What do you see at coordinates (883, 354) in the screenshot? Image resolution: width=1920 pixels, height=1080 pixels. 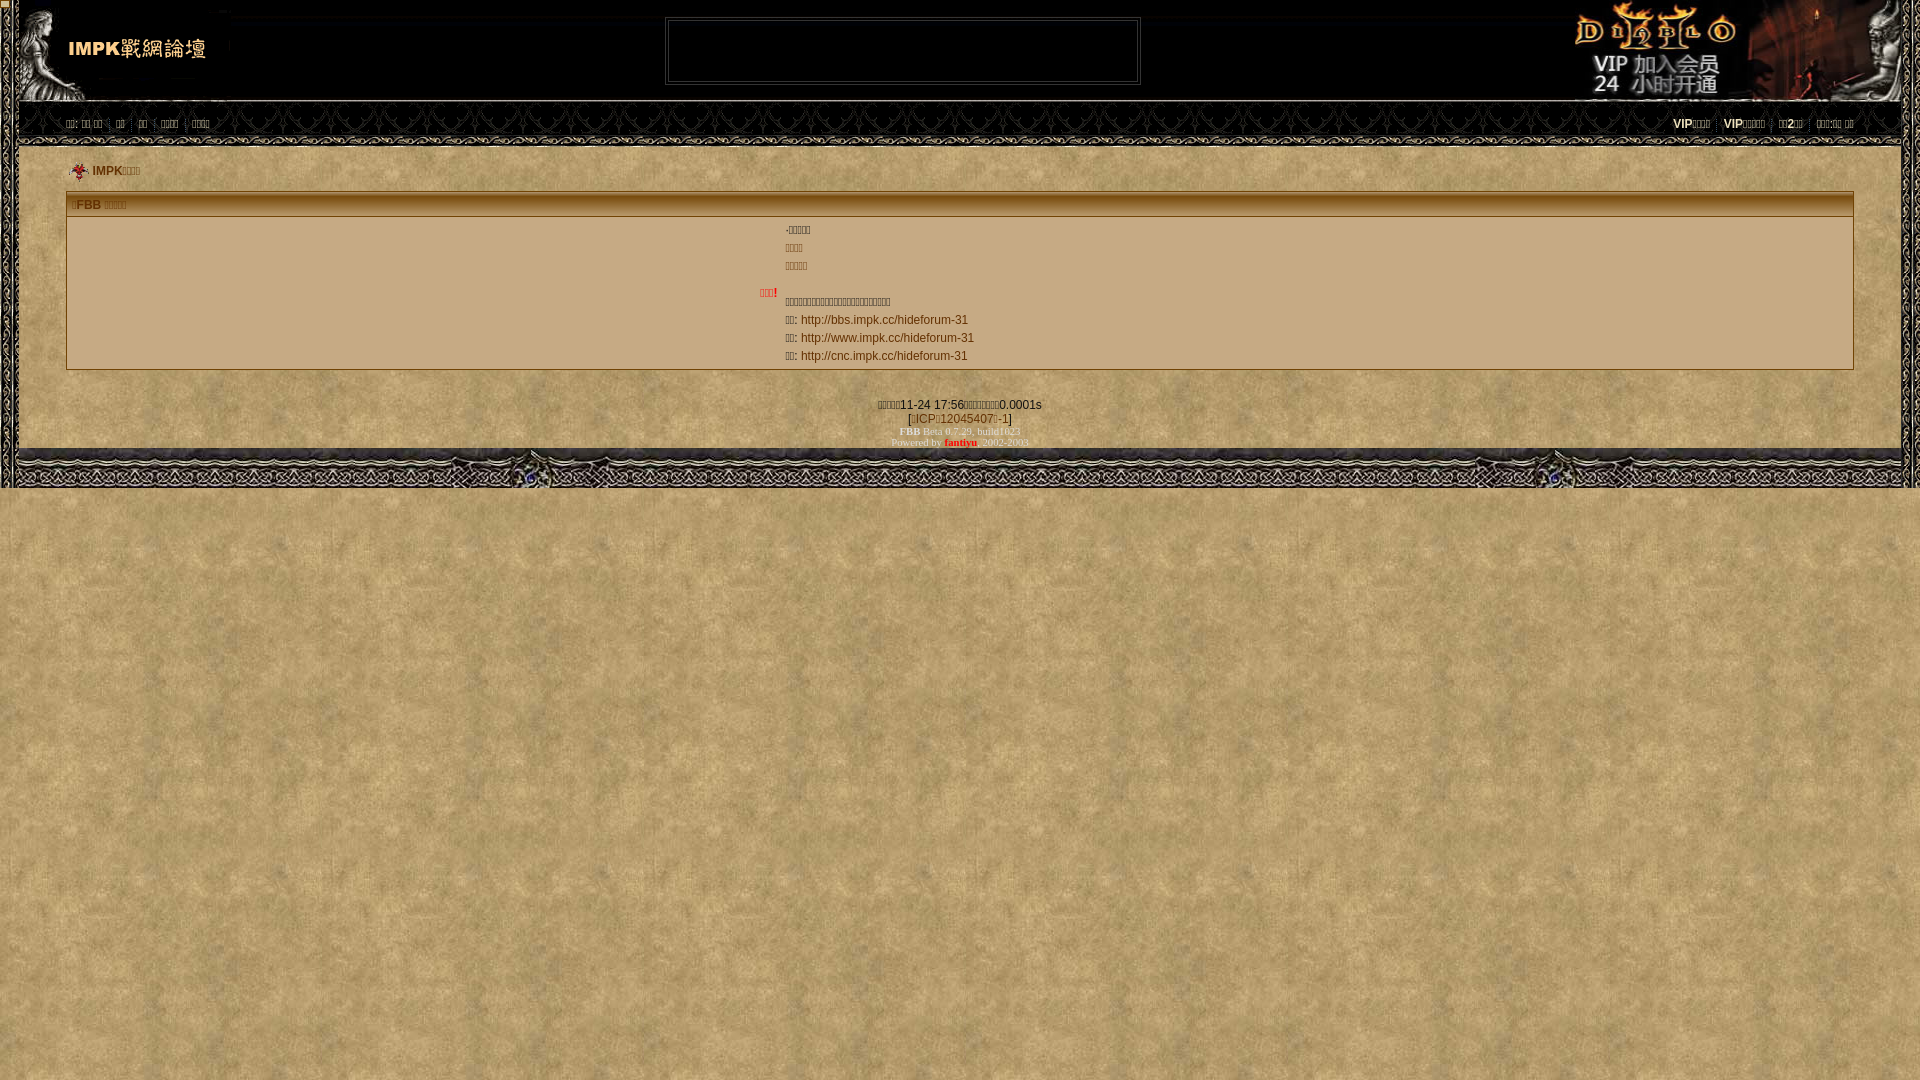 I see `'http://cnc.impk.cc/hideforum-31'` at bounding box center [883, 354].